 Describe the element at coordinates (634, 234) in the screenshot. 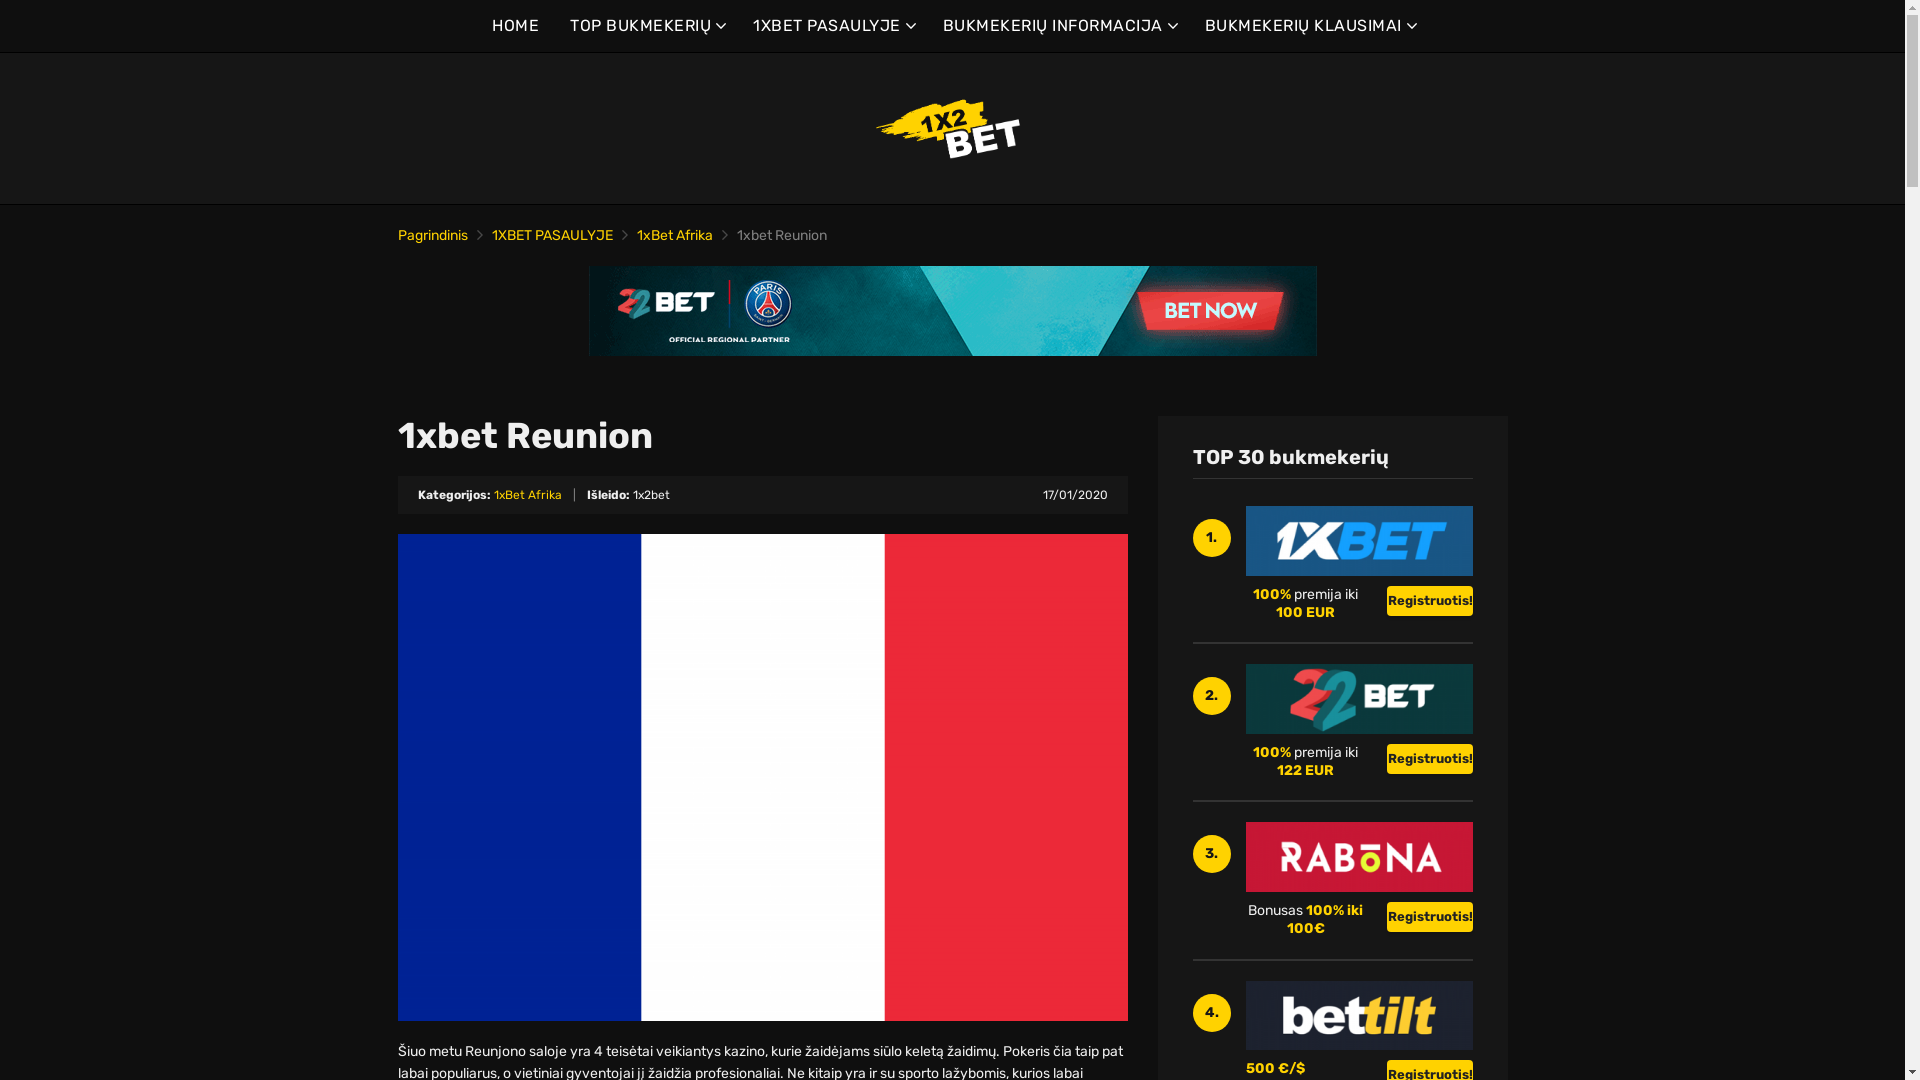

I see `'1xBet Afrika'` at that location.